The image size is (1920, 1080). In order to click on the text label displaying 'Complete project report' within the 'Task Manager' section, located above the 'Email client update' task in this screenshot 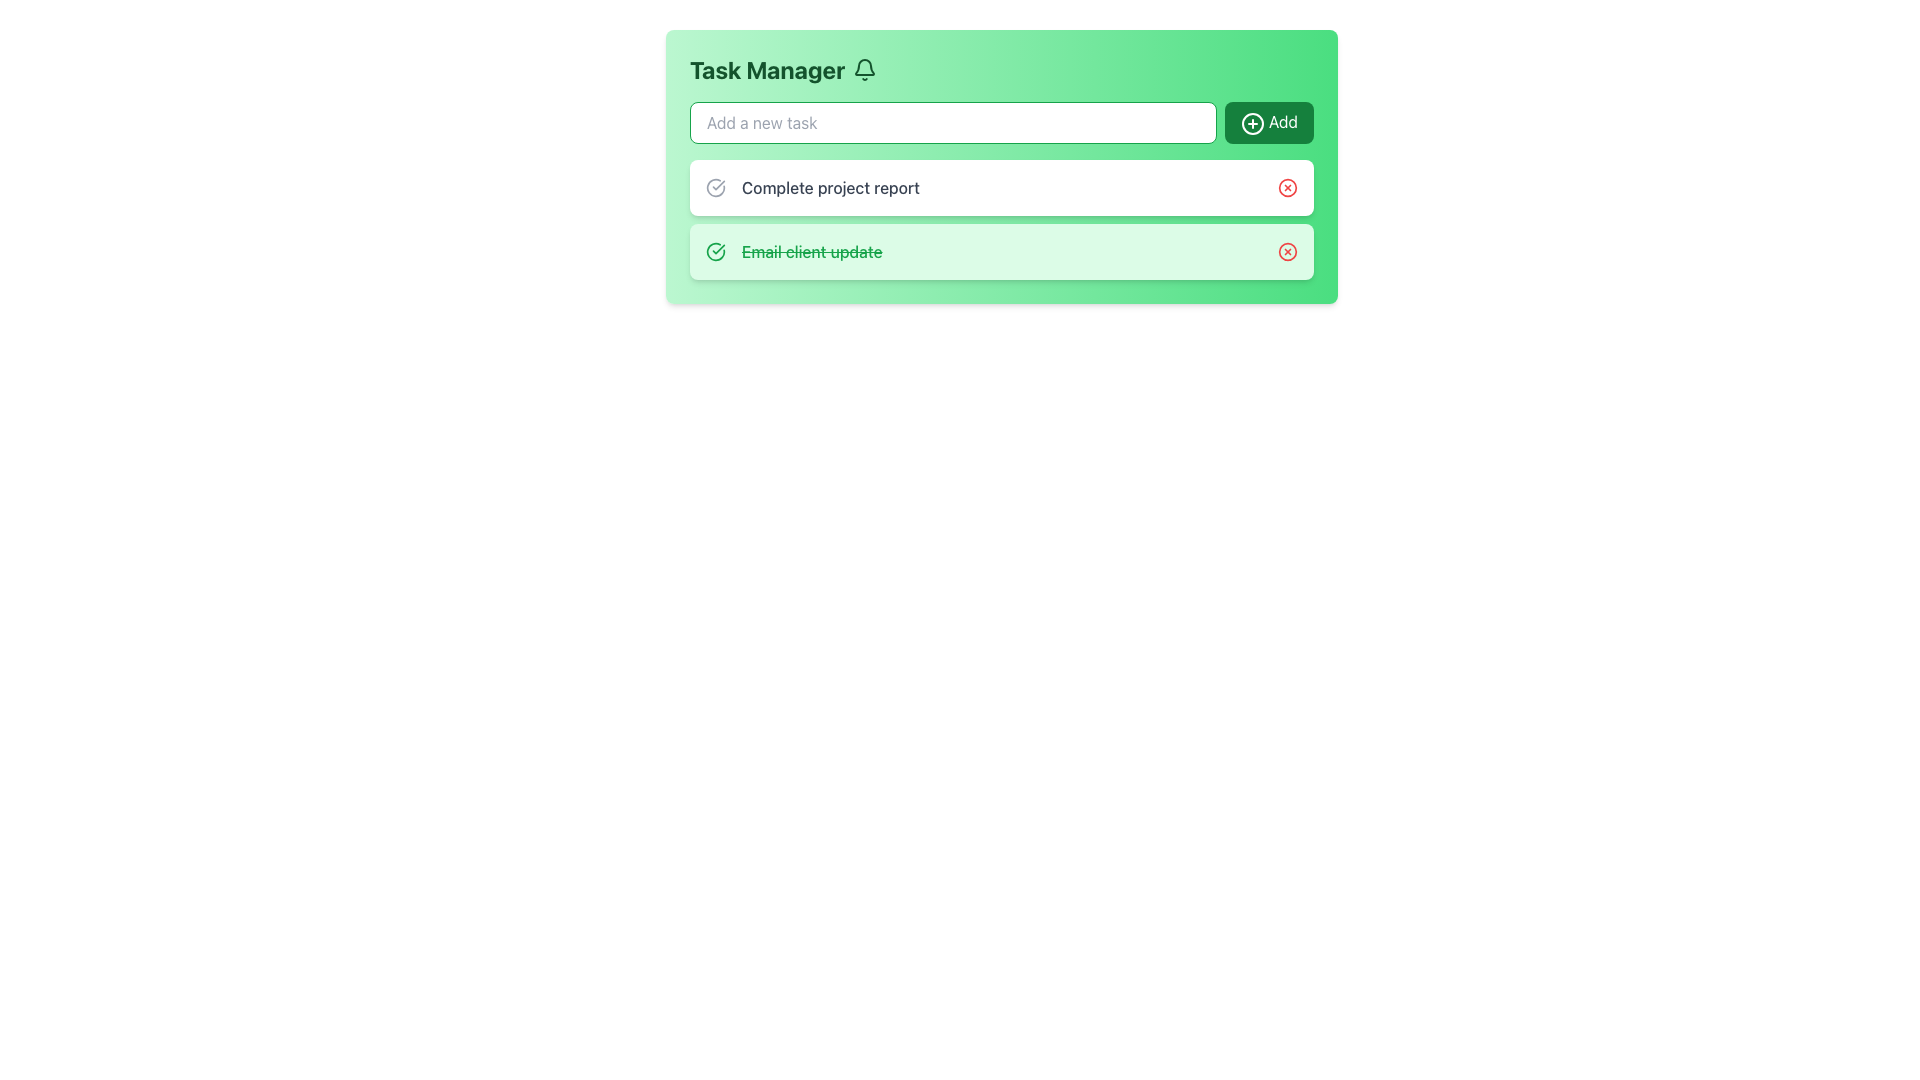, I will do `click(830, 188)`.